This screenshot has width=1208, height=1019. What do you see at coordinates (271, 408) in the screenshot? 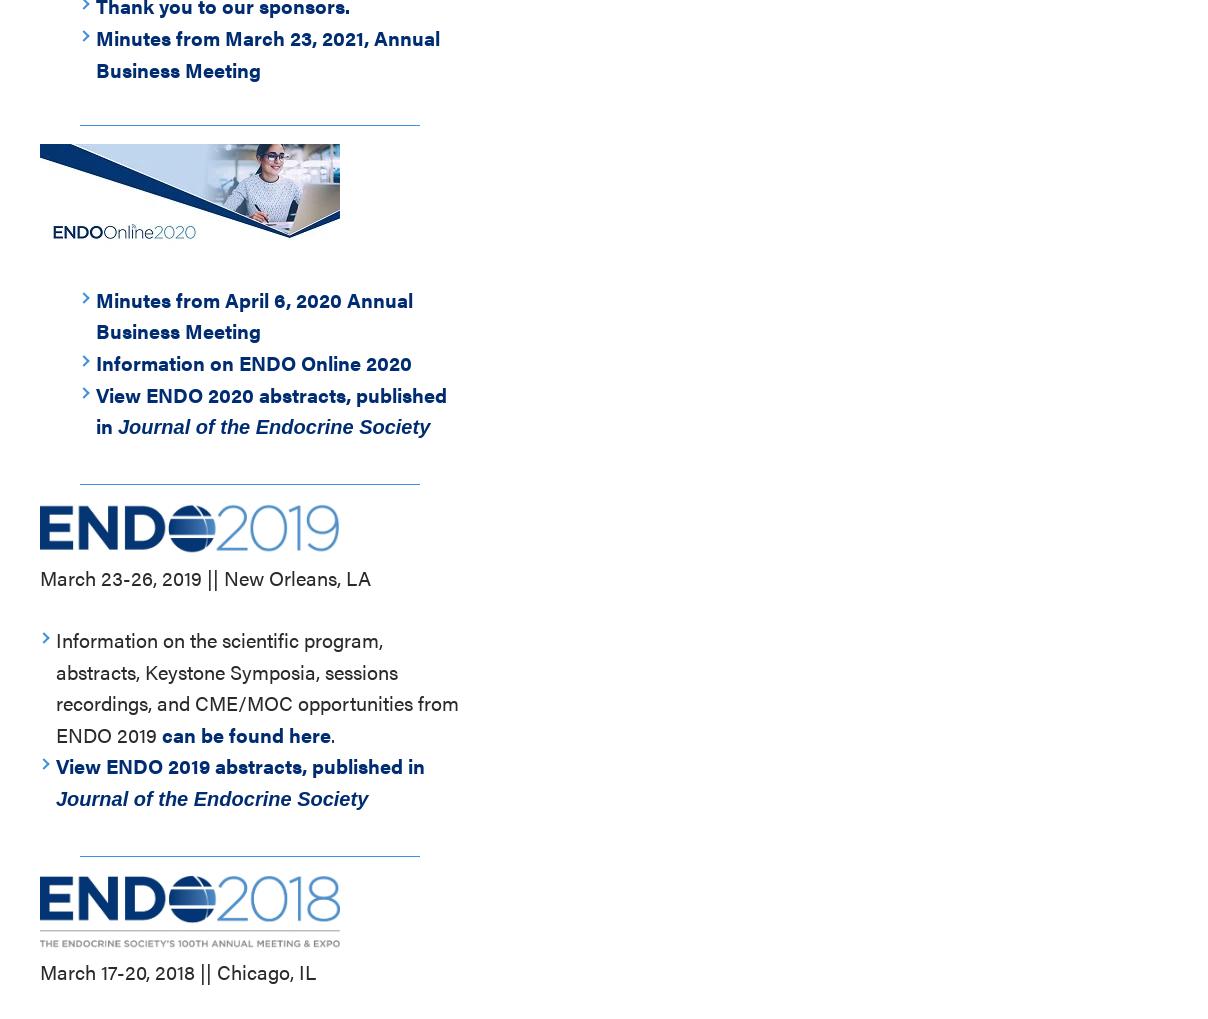
I see `'View ENDO 2020 abstracts, published in'` at bounding box center [271, 408].